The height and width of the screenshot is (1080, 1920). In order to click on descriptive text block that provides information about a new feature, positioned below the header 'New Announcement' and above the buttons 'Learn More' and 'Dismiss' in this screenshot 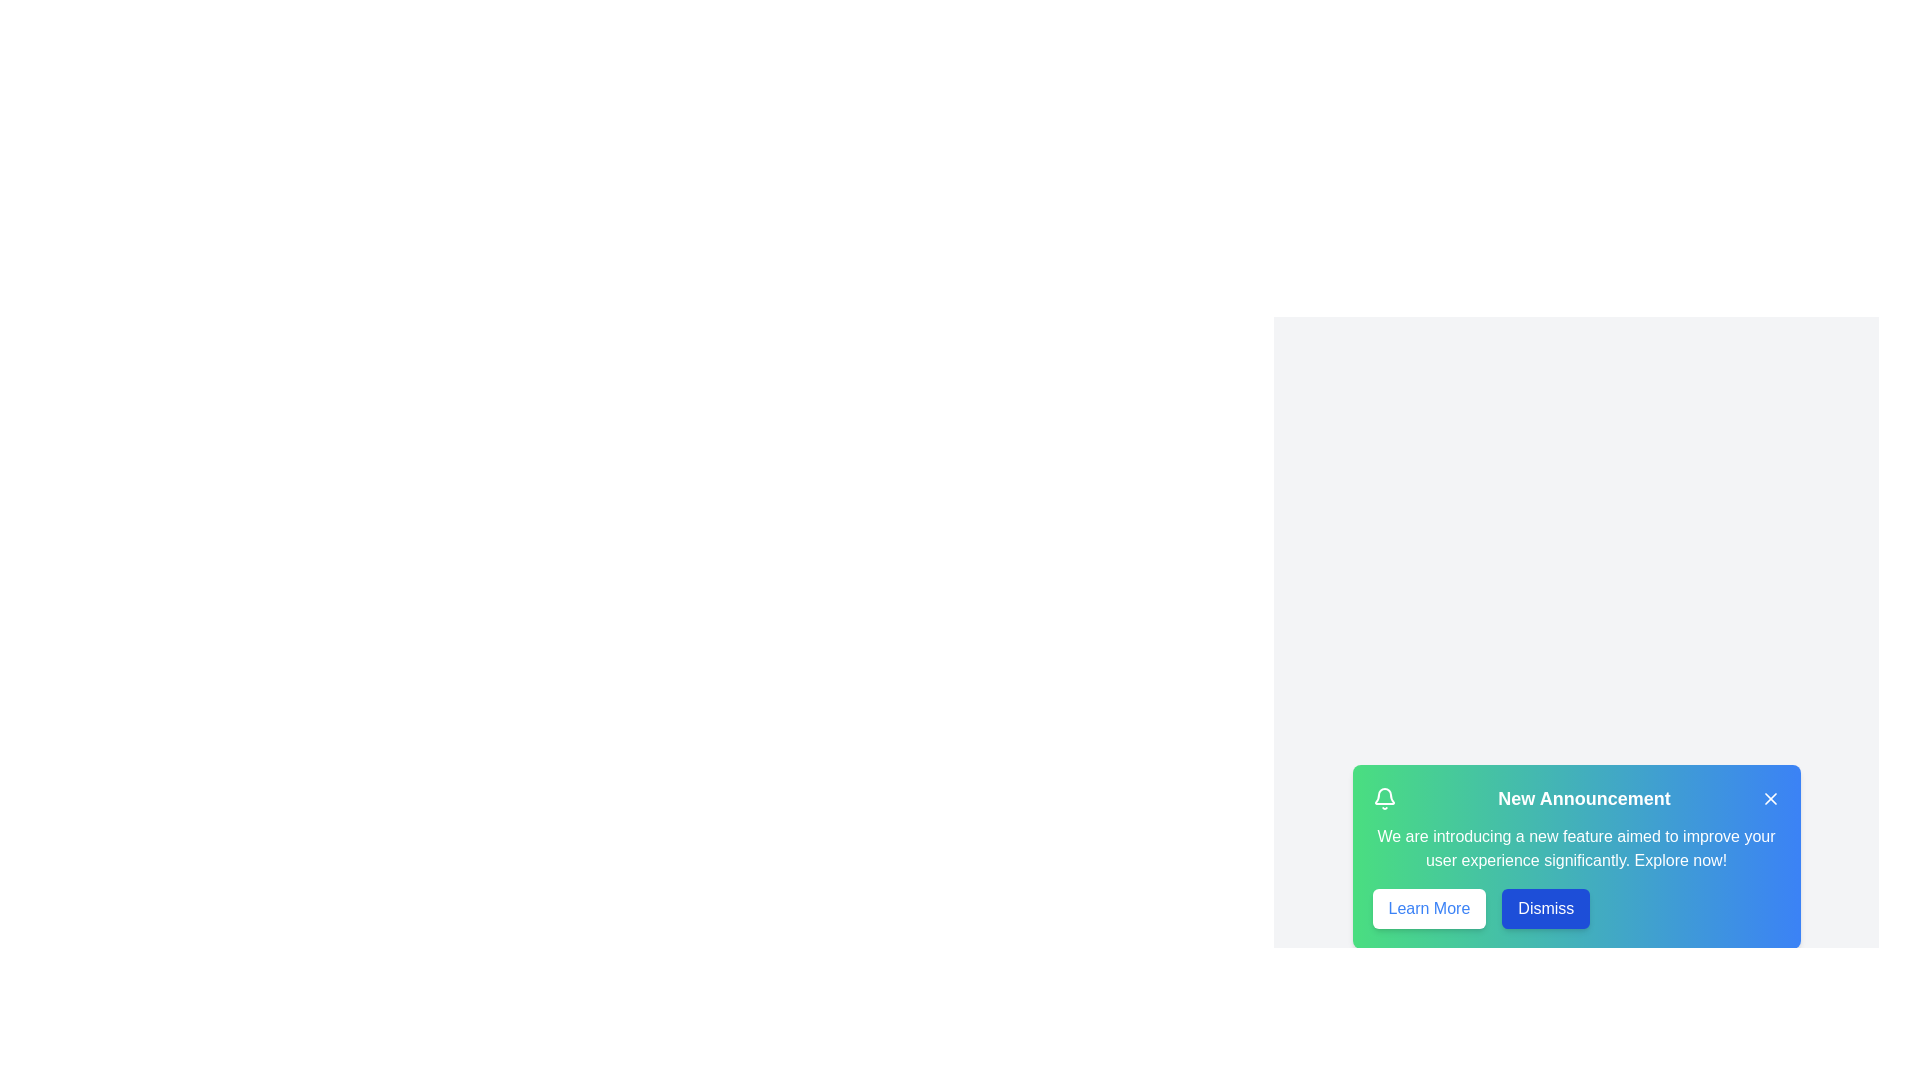, I will do `click(1575, 848)`.